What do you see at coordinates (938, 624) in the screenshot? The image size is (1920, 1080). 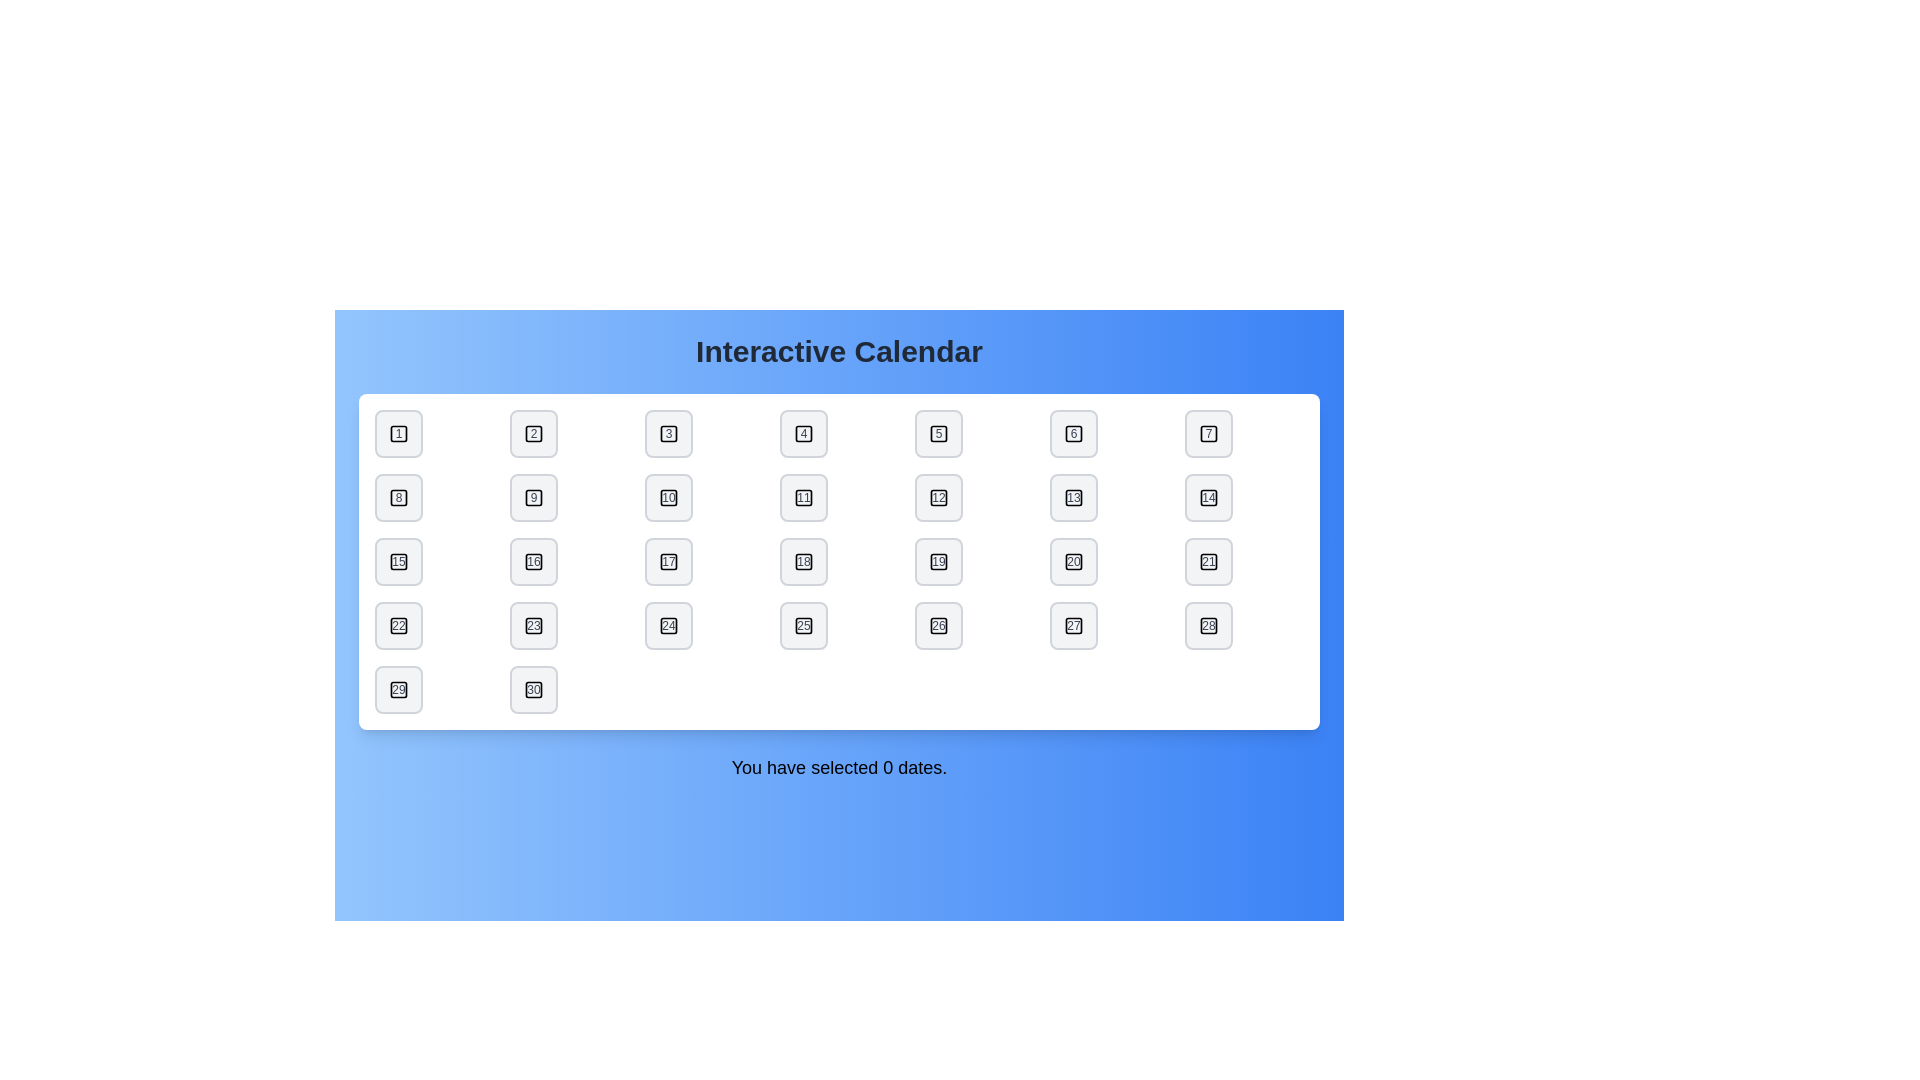 I see `the date button labeled 26 to toggle its selection state` at bounding box center [938, 624].